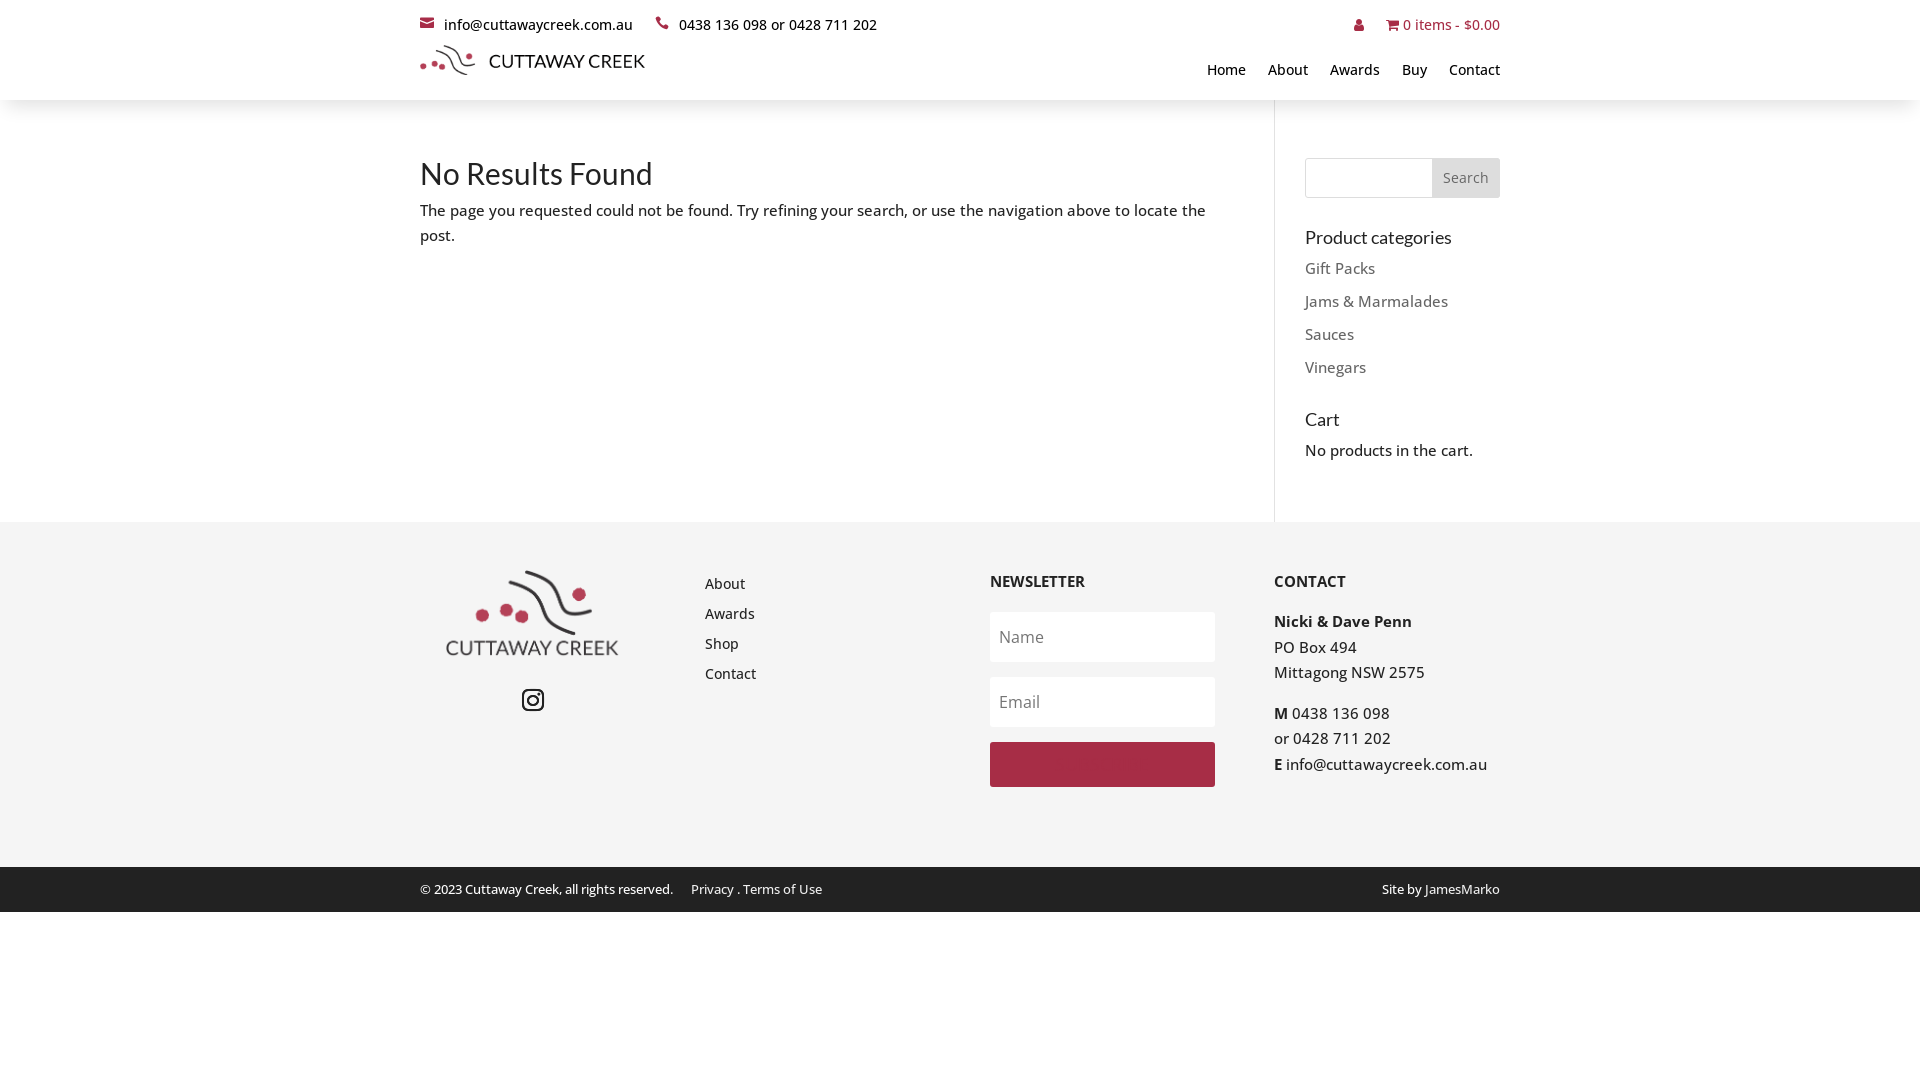  What do you see at coordinates (1385, 29) in the screenshot?
I see `'0 items$0.00'` at bounding box center [1385, 29].